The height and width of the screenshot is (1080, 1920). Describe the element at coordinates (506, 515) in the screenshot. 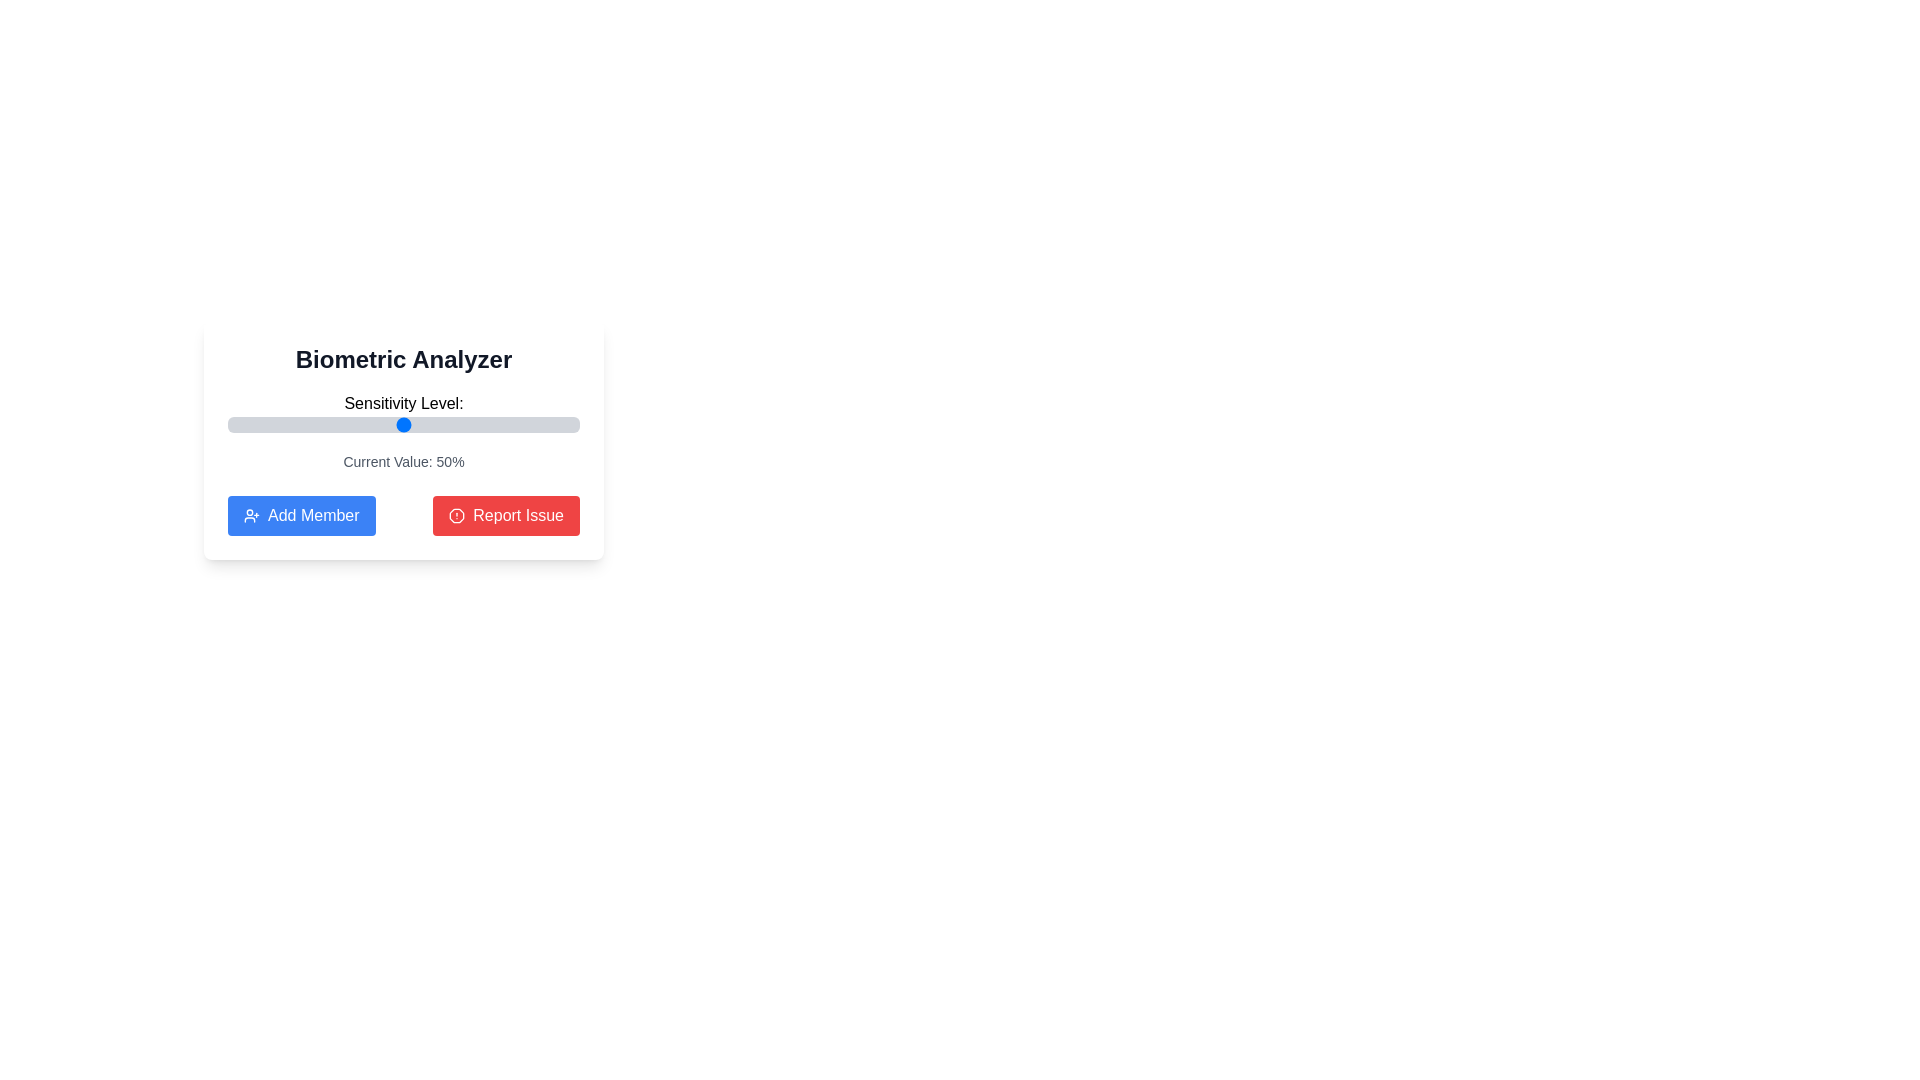

I see `the button to report an issue, located to the right of the 'Add Member' button in a horizontal layout at the bottom of a card component` at that location.